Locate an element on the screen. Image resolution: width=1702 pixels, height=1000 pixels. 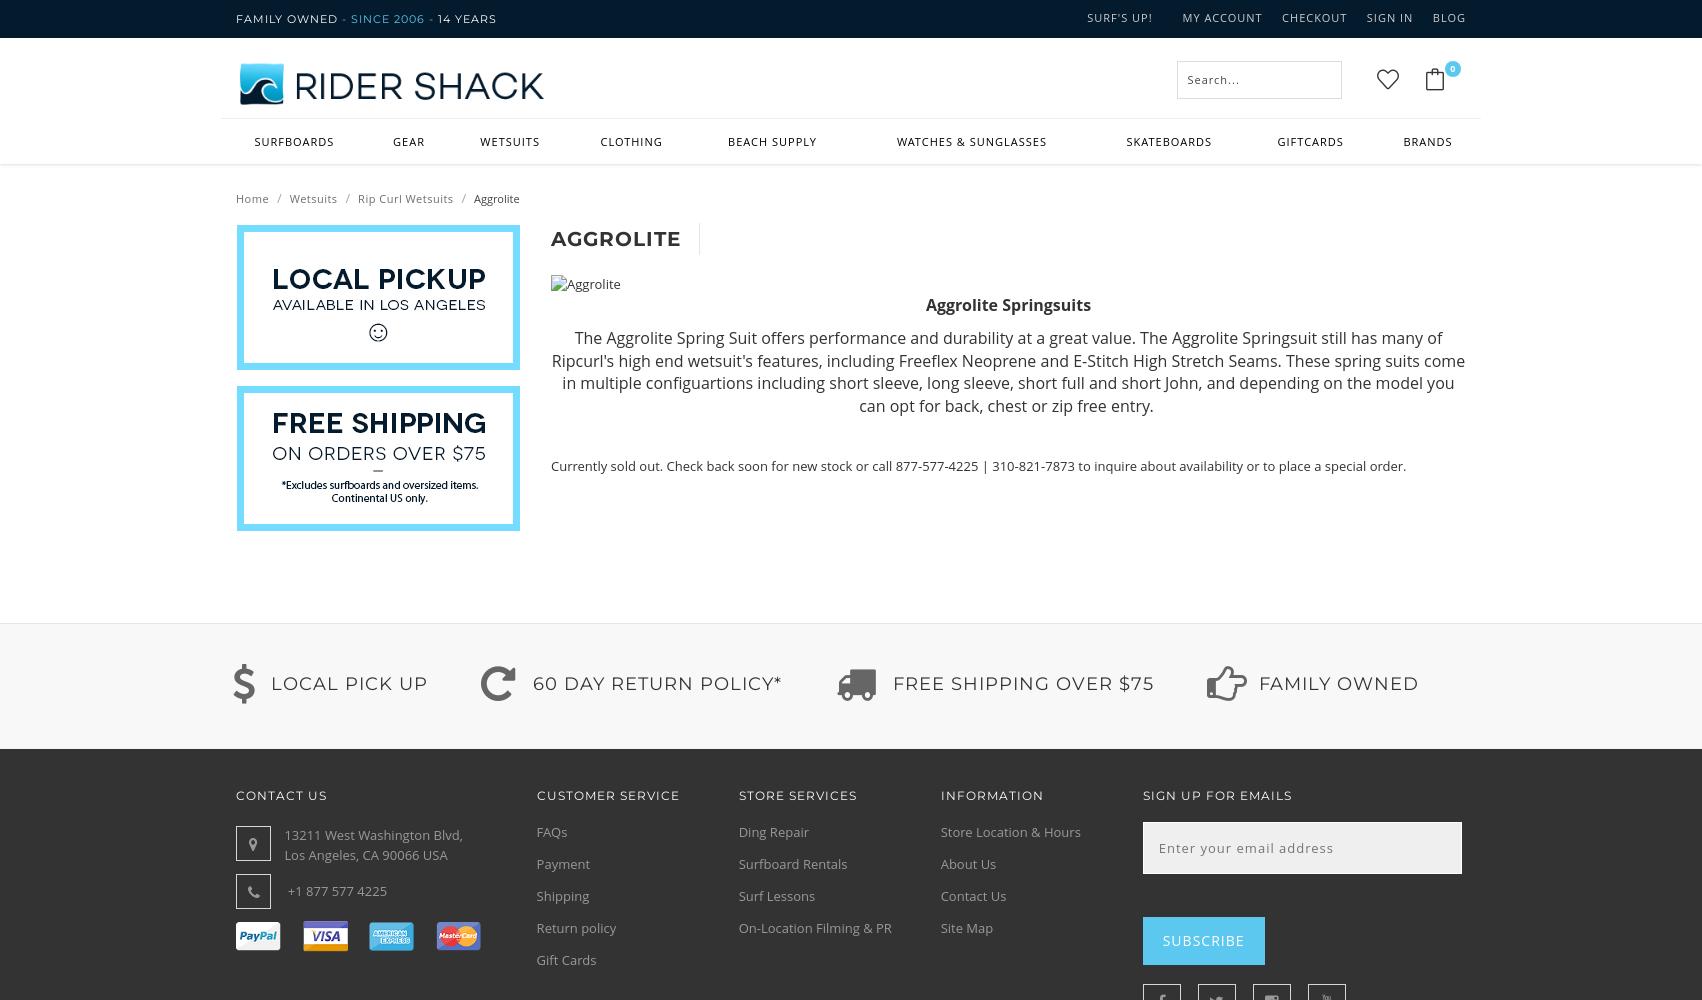
'Surf's up!' is located at coordinates (1118, 17).